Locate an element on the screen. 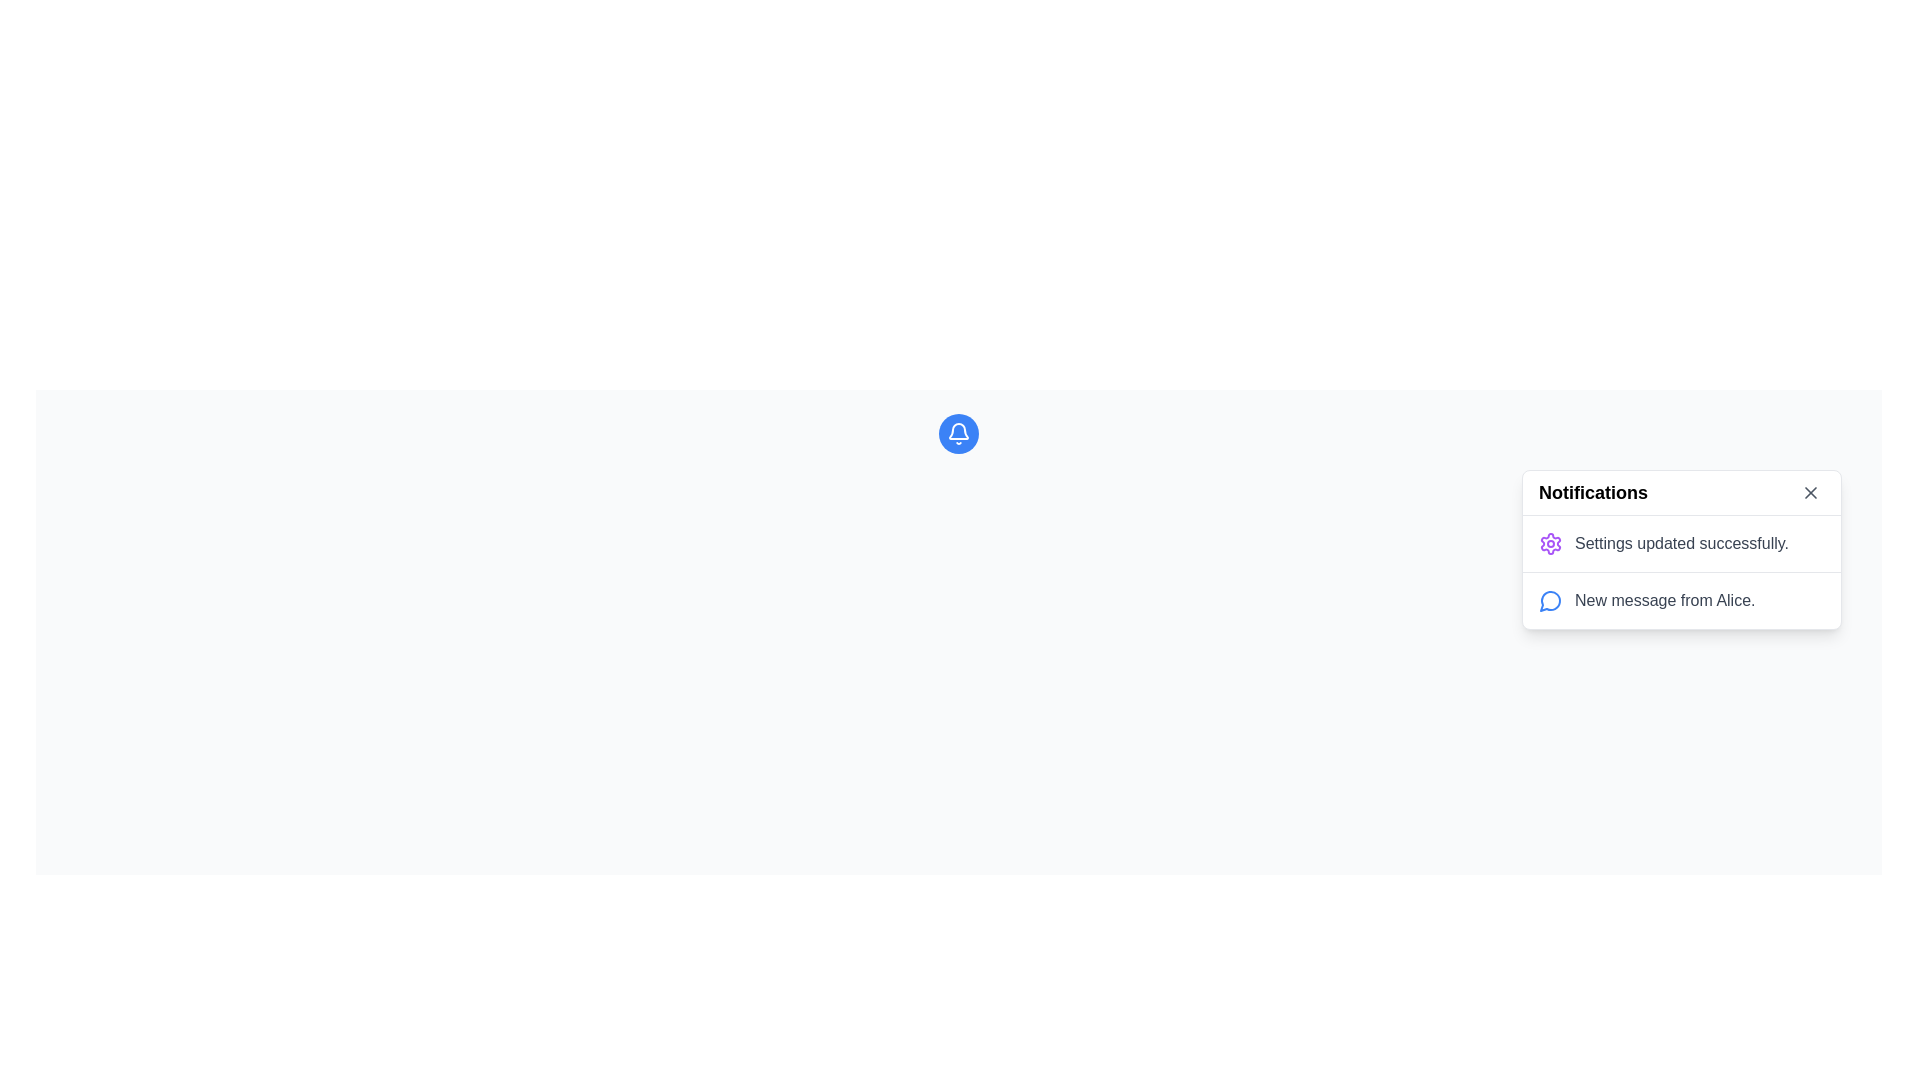  the circular chat bubble icon with a blue outline and white background located to the left of the 'New message from Alice.' notification text in the Notifications section is located at coordinates (1549, 600).